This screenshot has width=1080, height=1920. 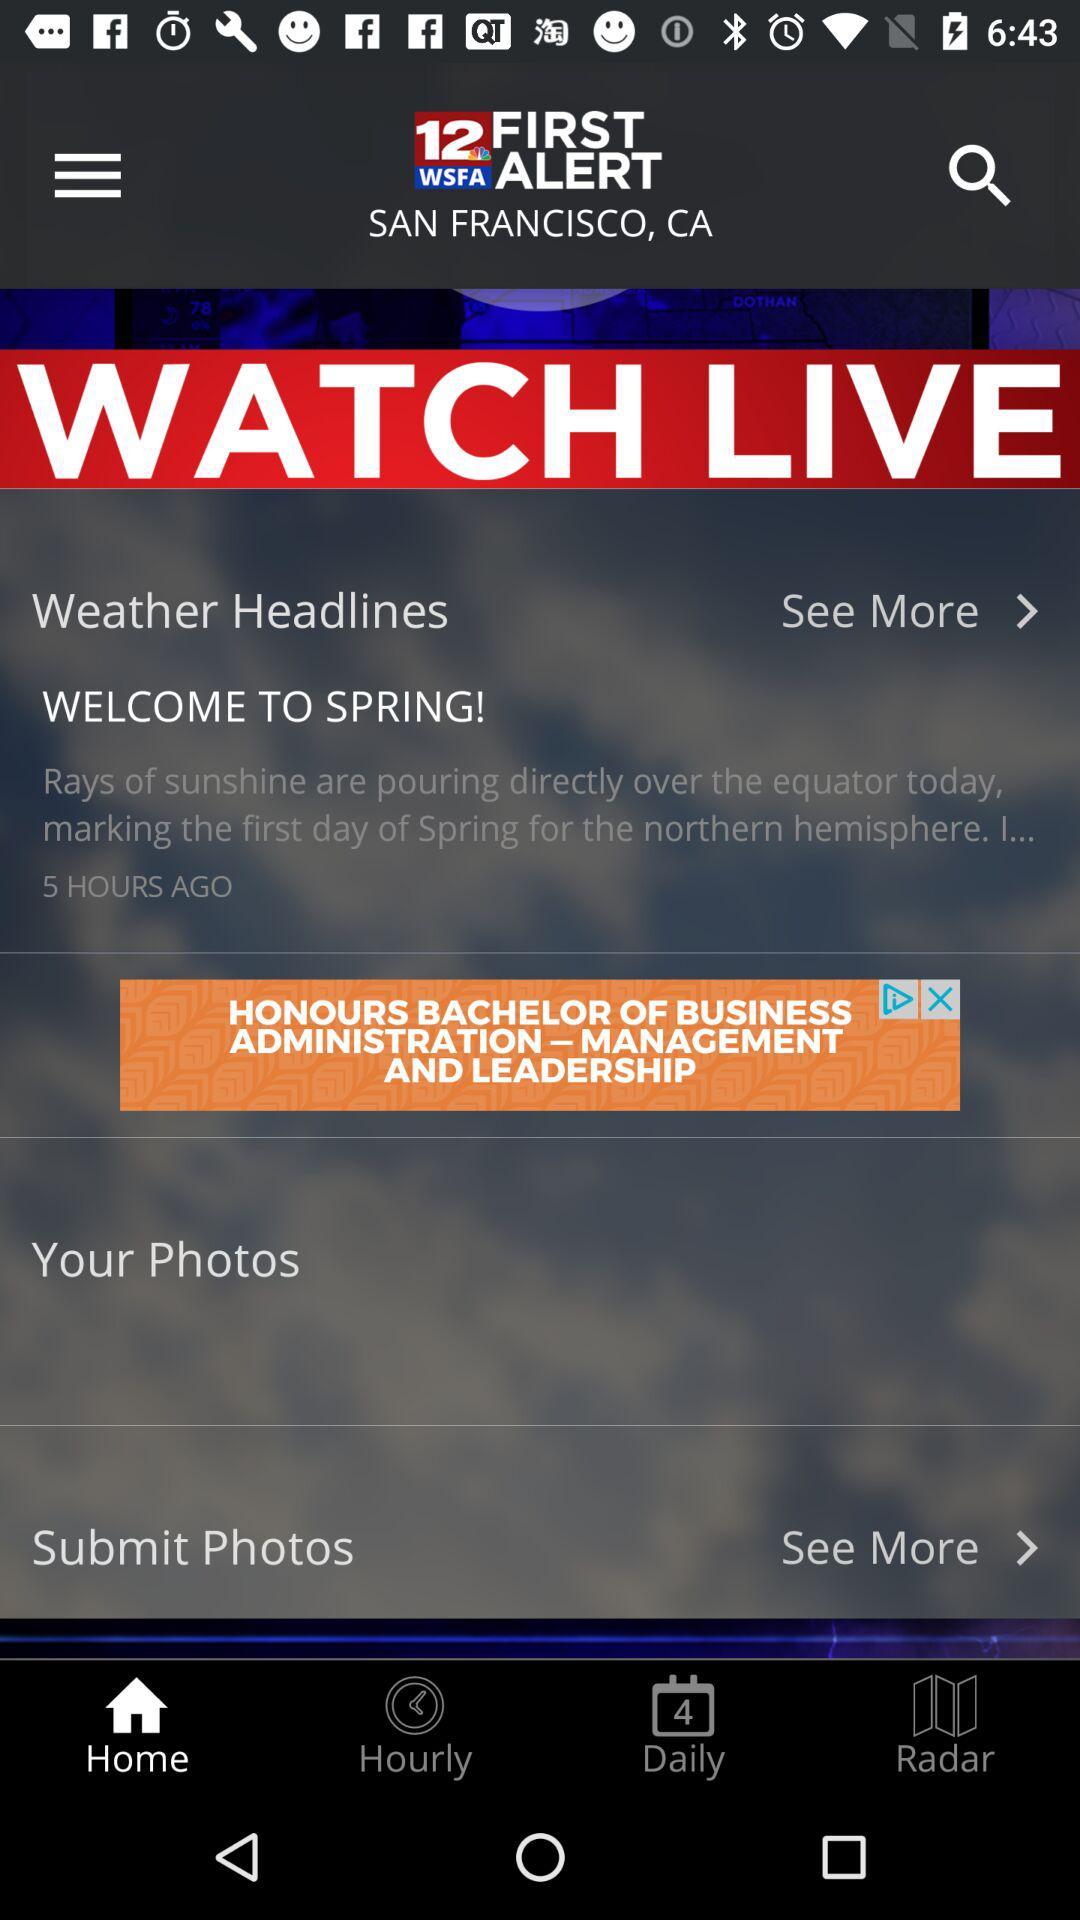 What do you see at coordinates (135, 1726) in the screenshot?
I see `home icon` at bounding box center [135, 1726].